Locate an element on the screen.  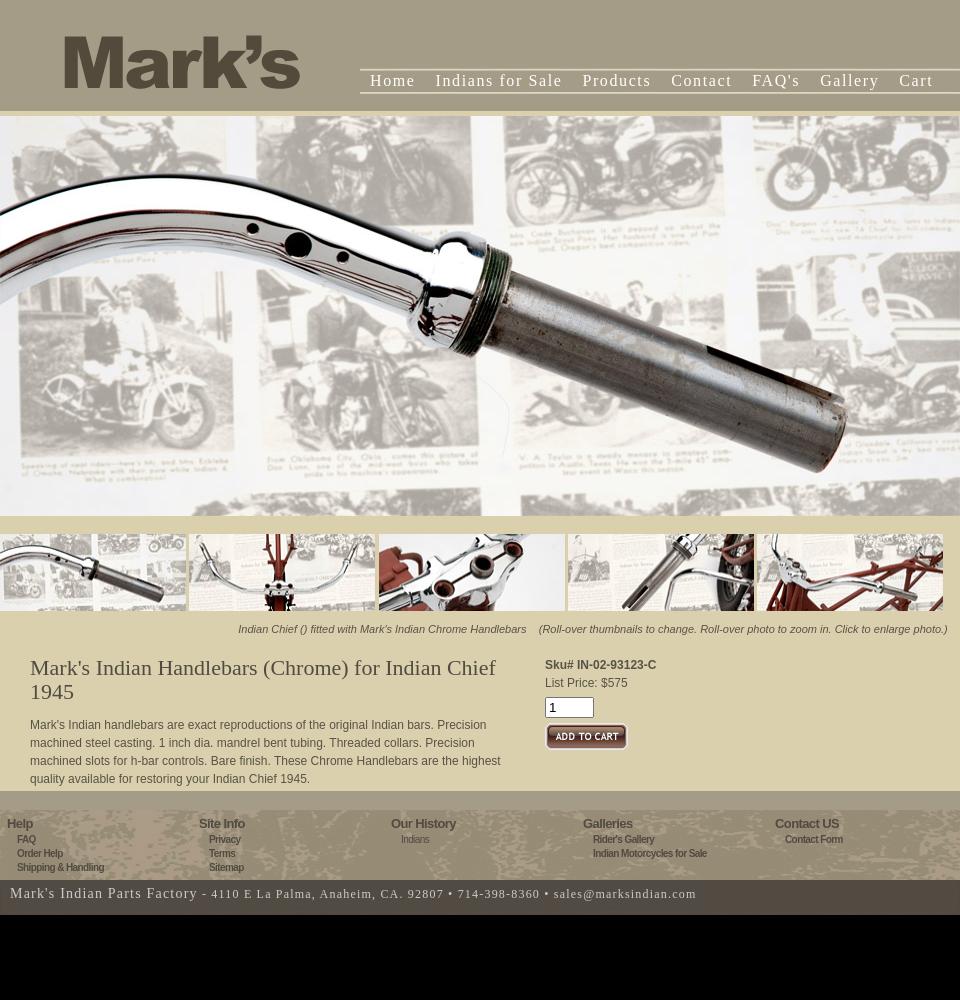
'- 4110 E La Palma, Anaheim, CA. 92807 • 714-398-8360 • sales@marksindian.com' is located at coordinates (446, 894).